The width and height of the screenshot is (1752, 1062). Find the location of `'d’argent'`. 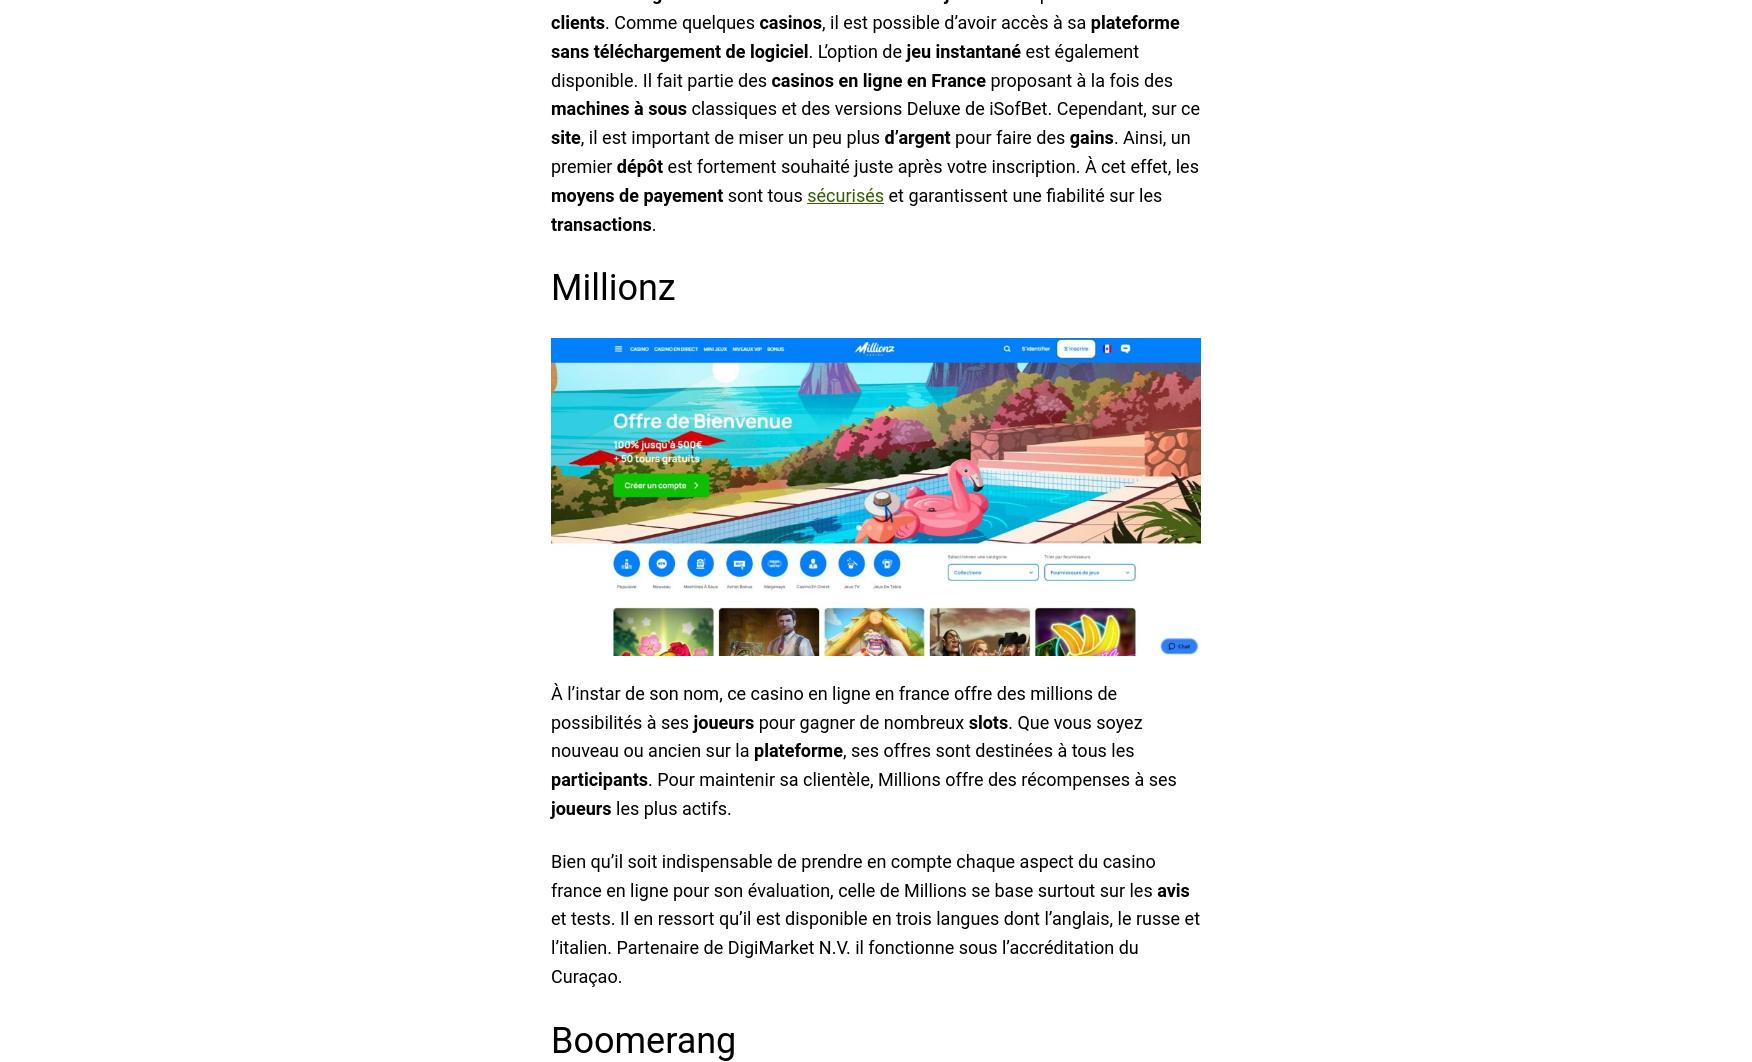

'd’argent' is located at coordinates (916, 137).